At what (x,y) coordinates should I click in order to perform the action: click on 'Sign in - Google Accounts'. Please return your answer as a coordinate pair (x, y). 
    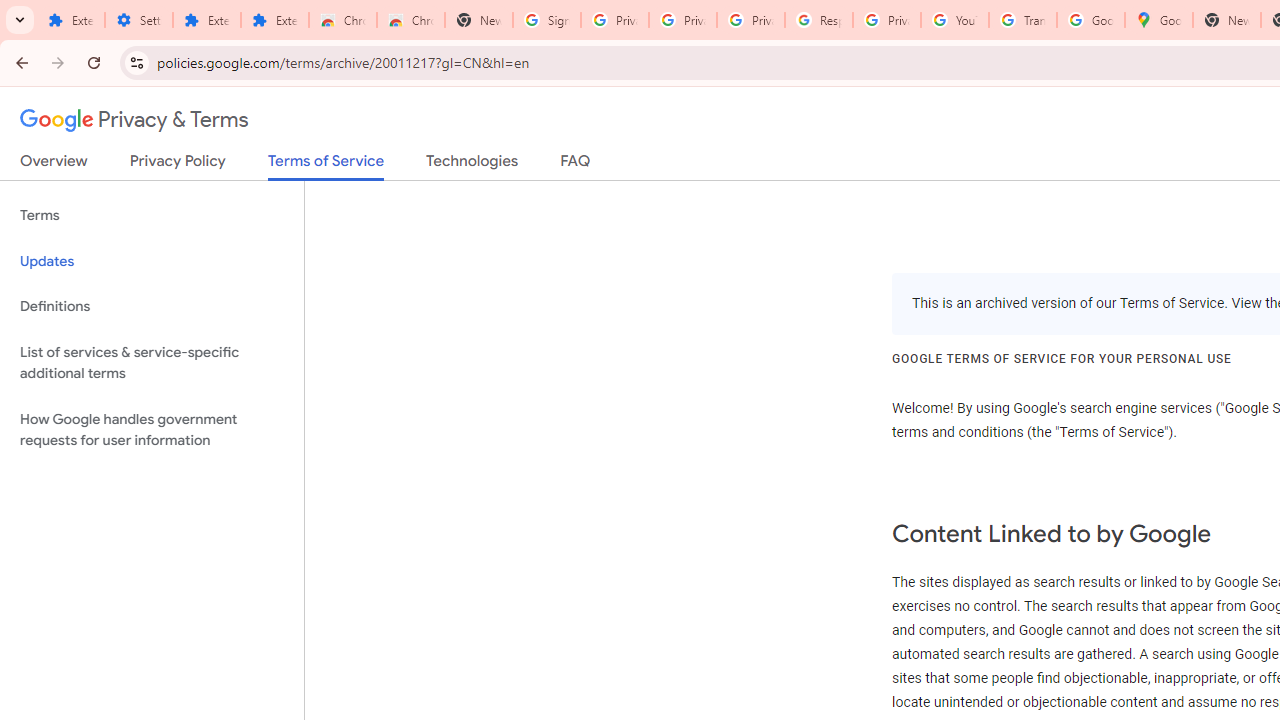
    Looking at the image, I should click on (547, 20).